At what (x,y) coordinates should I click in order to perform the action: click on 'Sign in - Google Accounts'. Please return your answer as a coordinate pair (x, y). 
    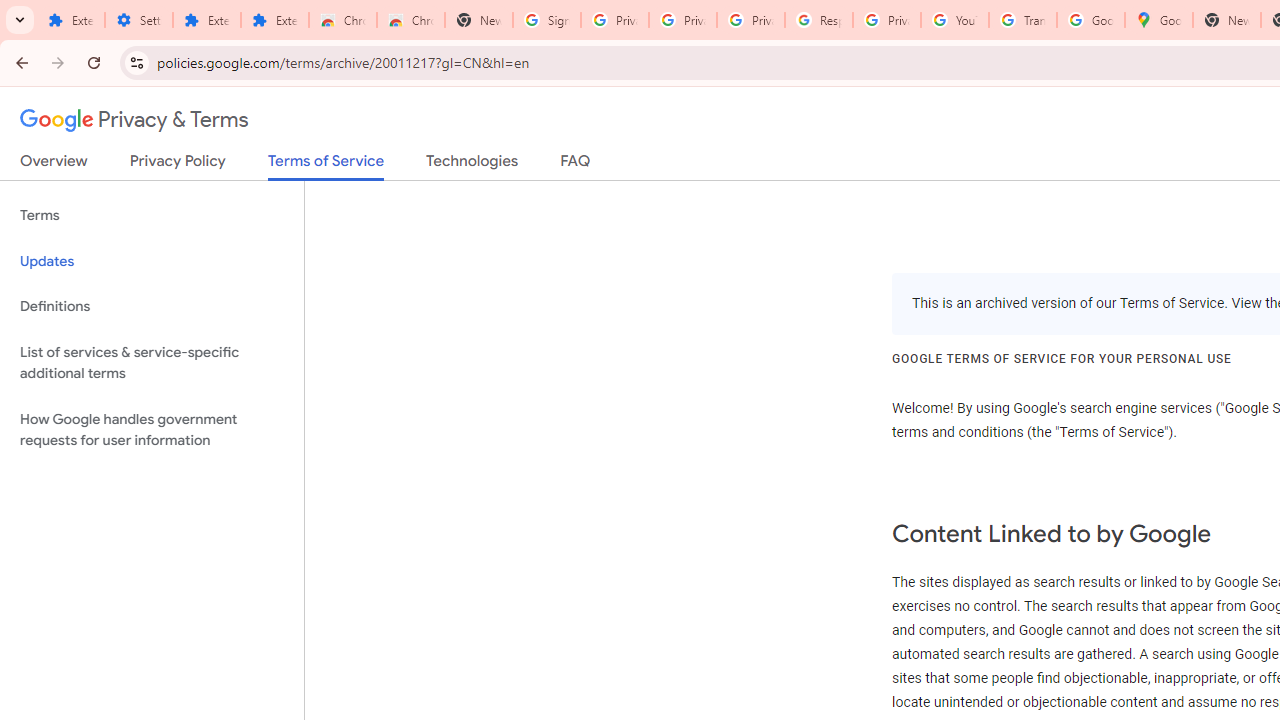
    Looking at the image, I should click on (547, 20).